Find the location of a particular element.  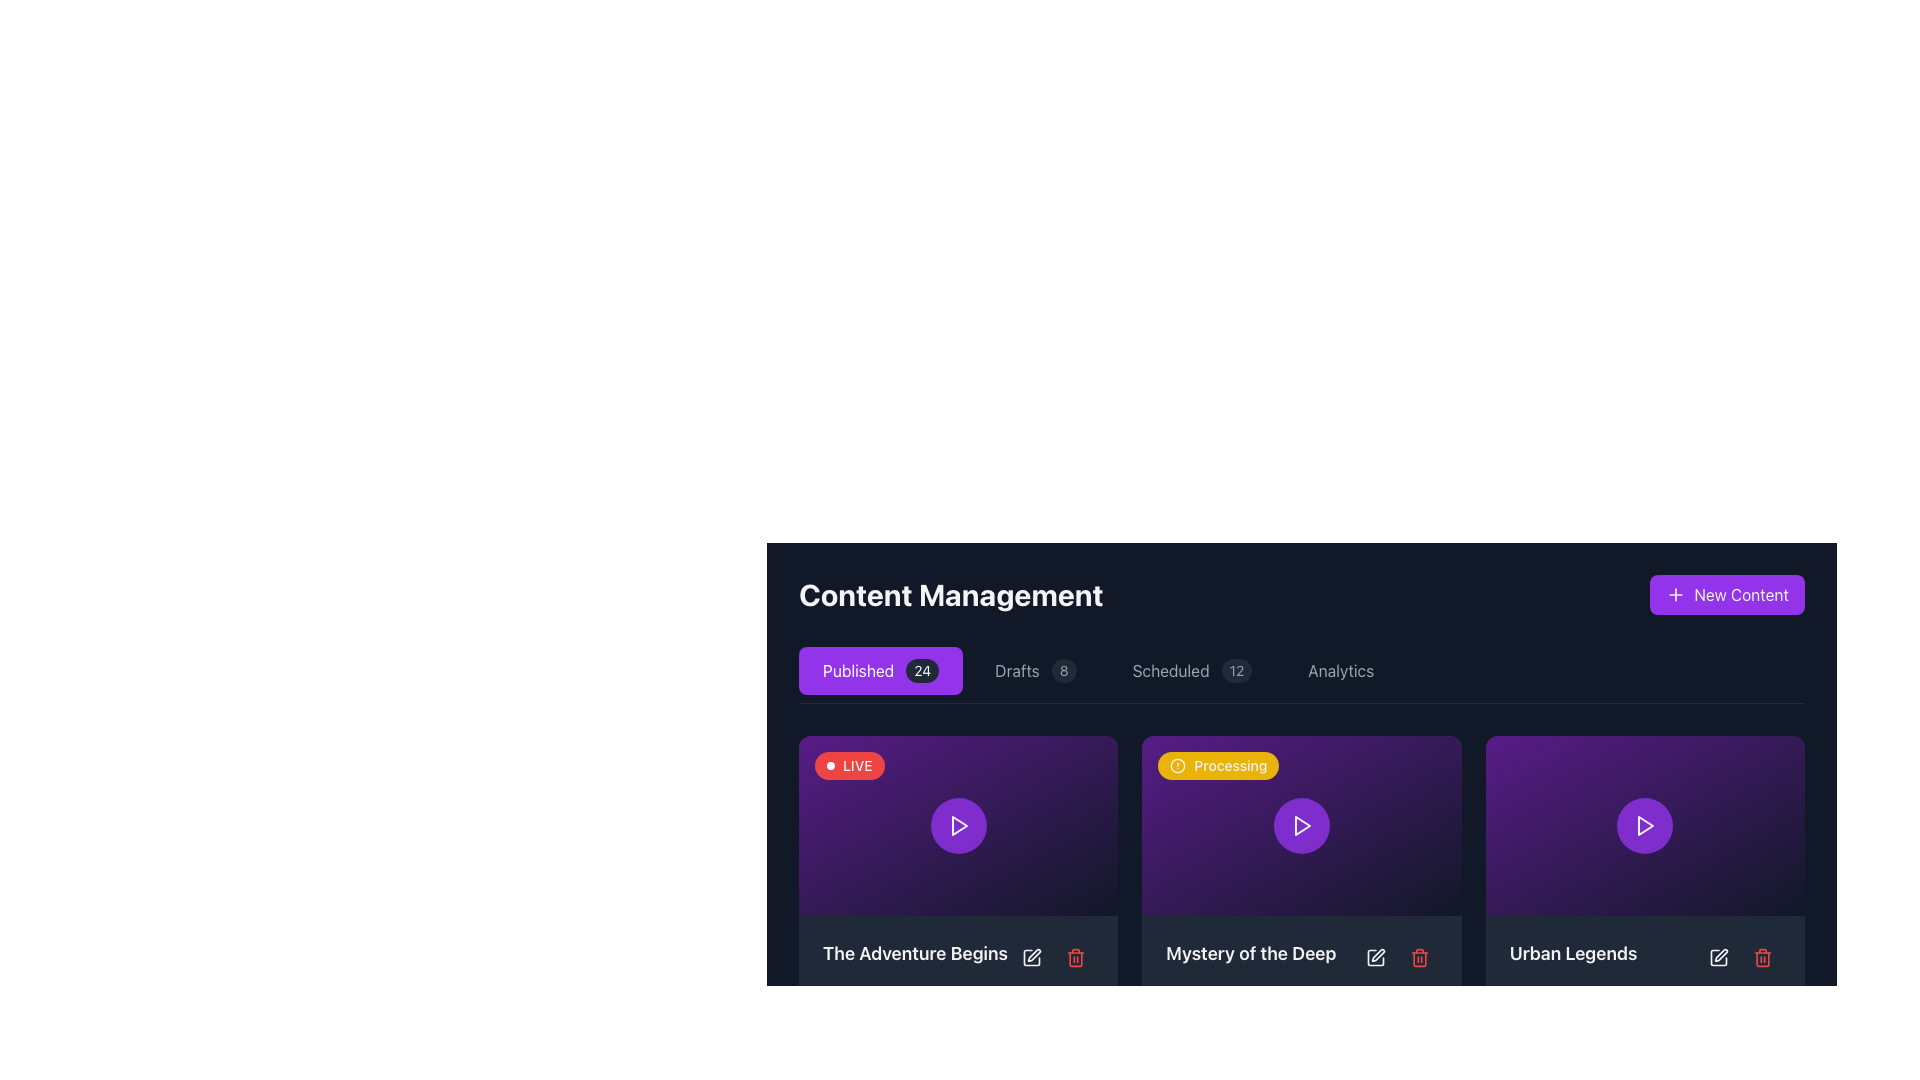

the delete icon located at the bottom right of the card titled 'The Adventure Begins' in the 'Published' section of the 'Content Management' interface is located at coordinates (1075, 958).